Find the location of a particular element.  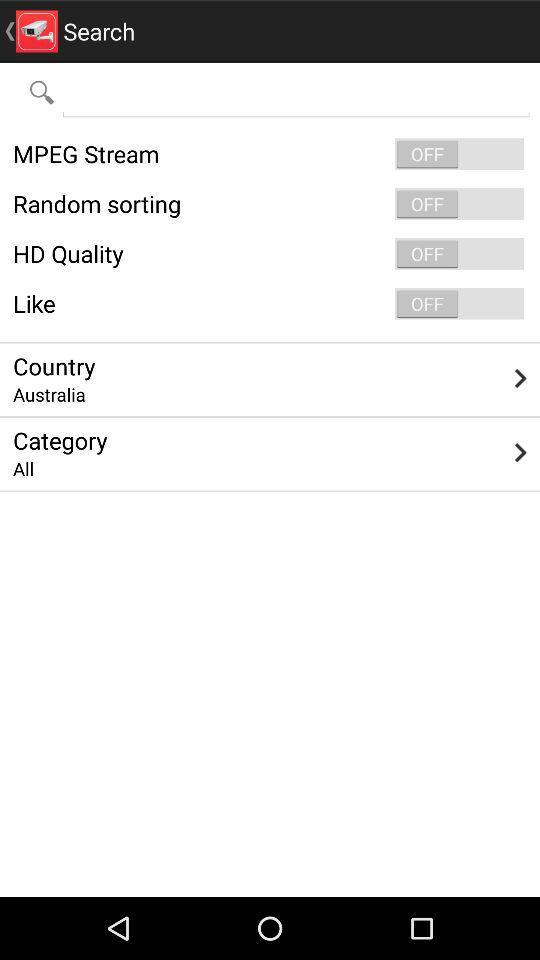

hd quality item is located at coordinates (270, 252).